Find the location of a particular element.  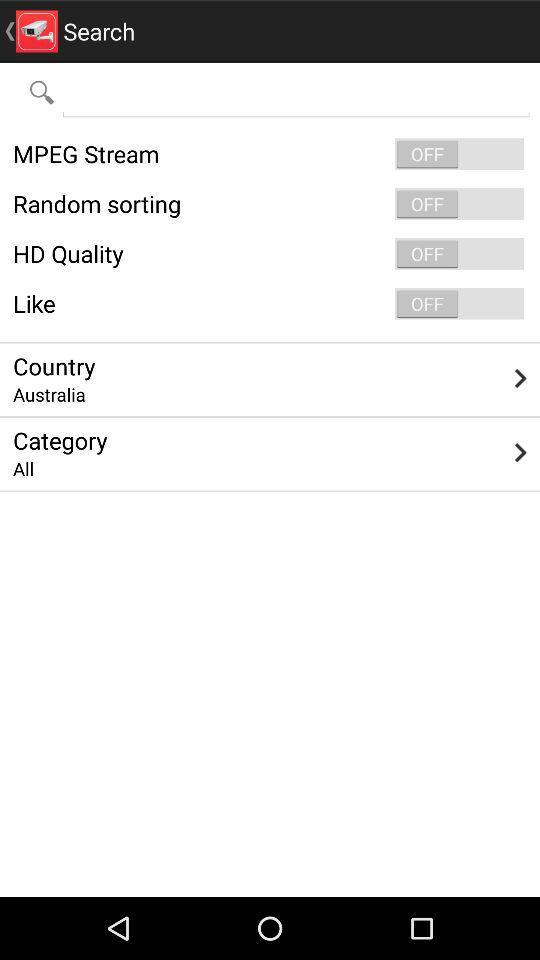

hd quality item is located at coordinates (270, 252).